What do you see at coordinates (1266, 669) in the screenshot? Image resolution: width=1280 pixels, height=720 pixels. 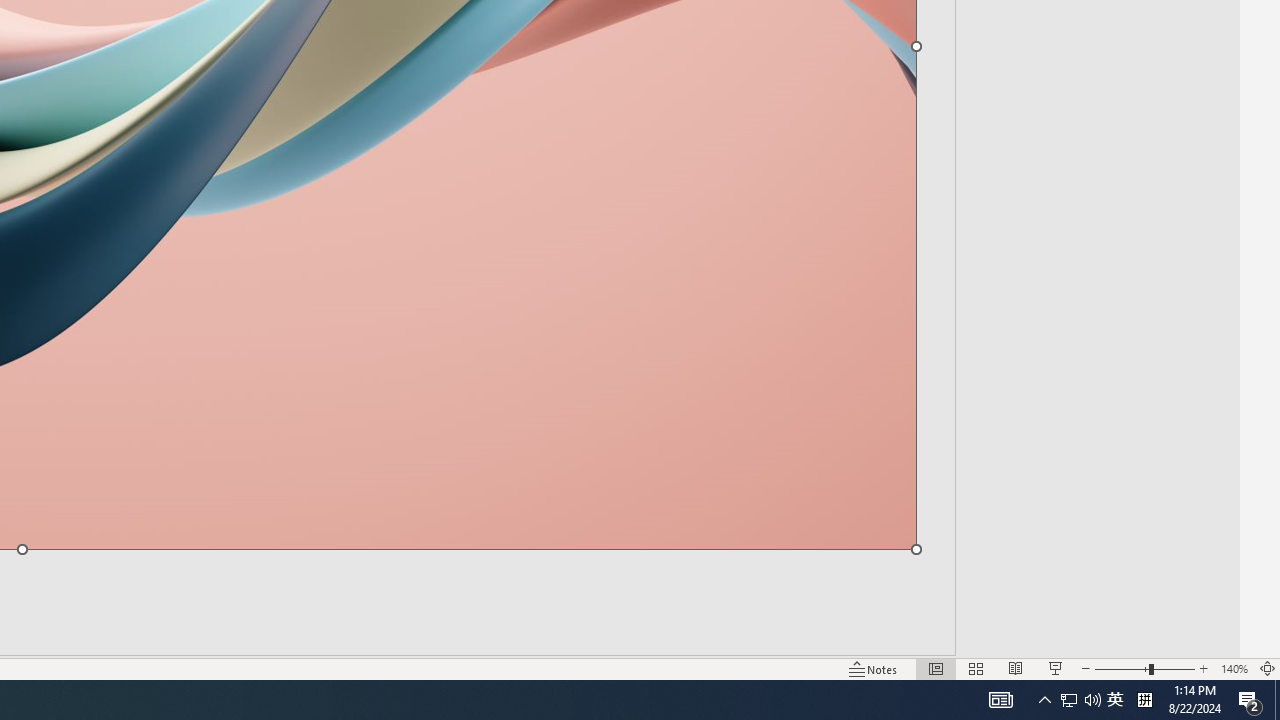 I see `'Zoom to Fit '` at bounding box center [1266, 669].